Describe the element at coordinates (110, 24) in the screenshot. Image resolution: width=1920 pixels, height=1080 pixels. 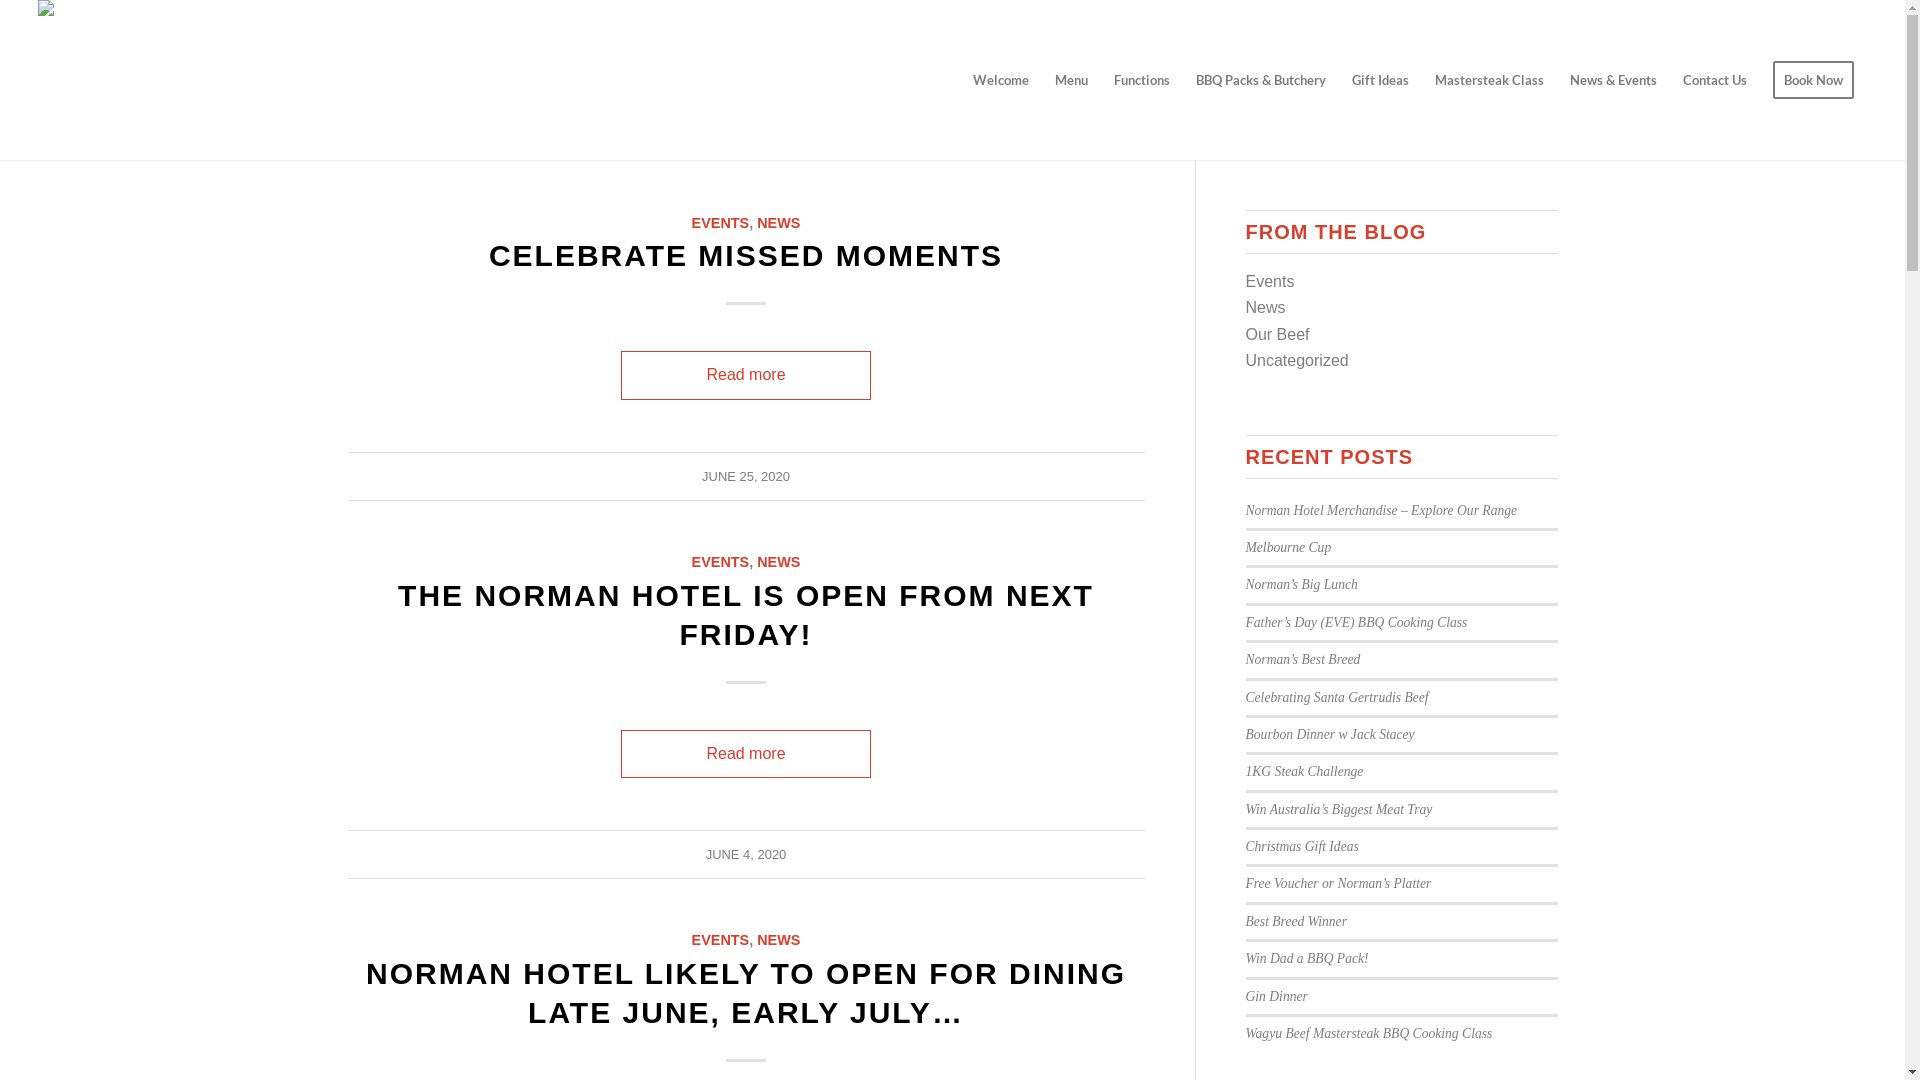
I see `'Logo-Norman-Hotel'` at that location.